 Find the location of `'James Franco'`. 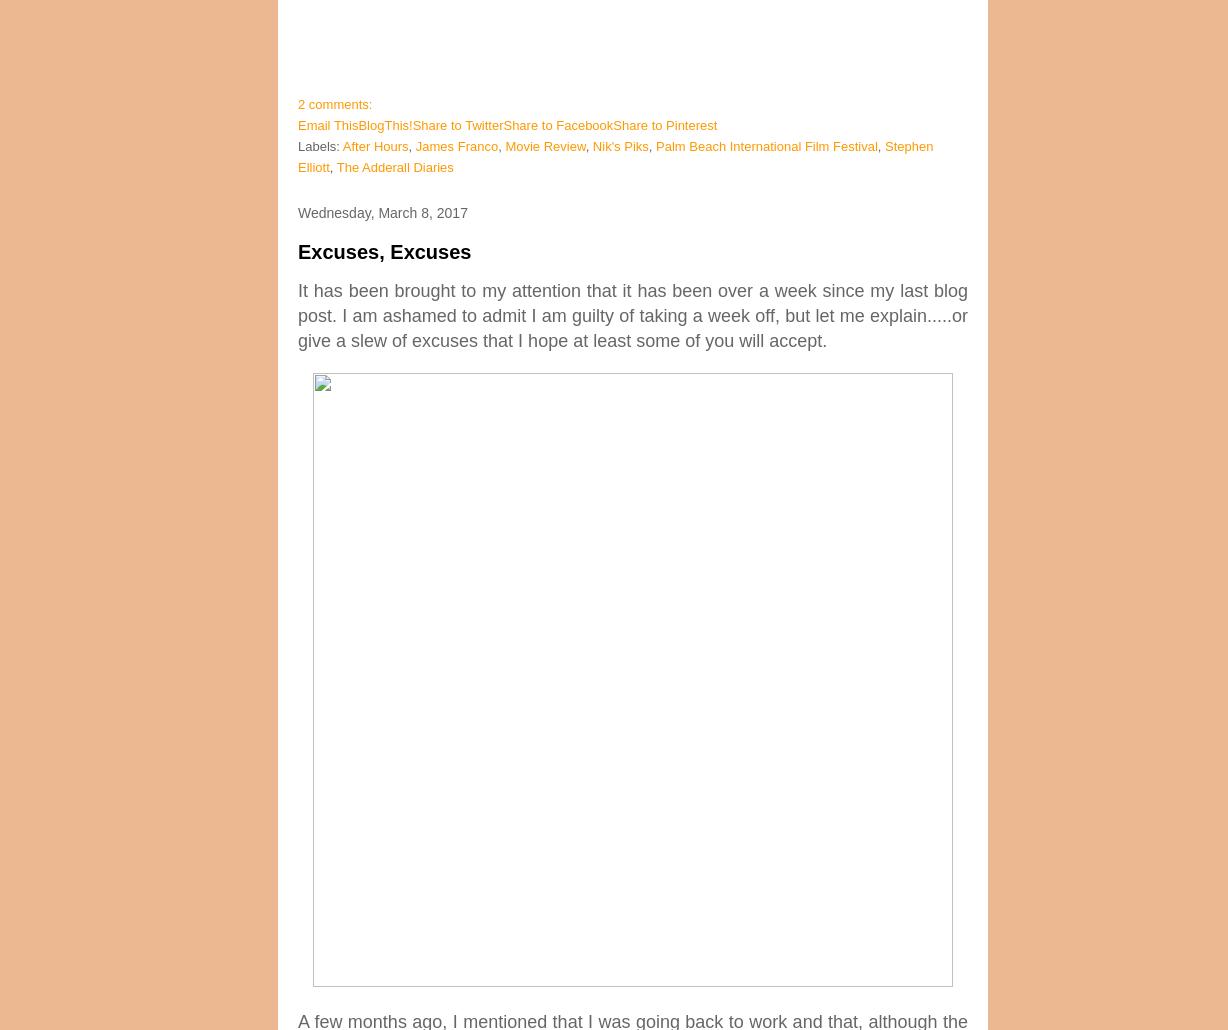

'James Franco' is located at coordinates (456, 145).